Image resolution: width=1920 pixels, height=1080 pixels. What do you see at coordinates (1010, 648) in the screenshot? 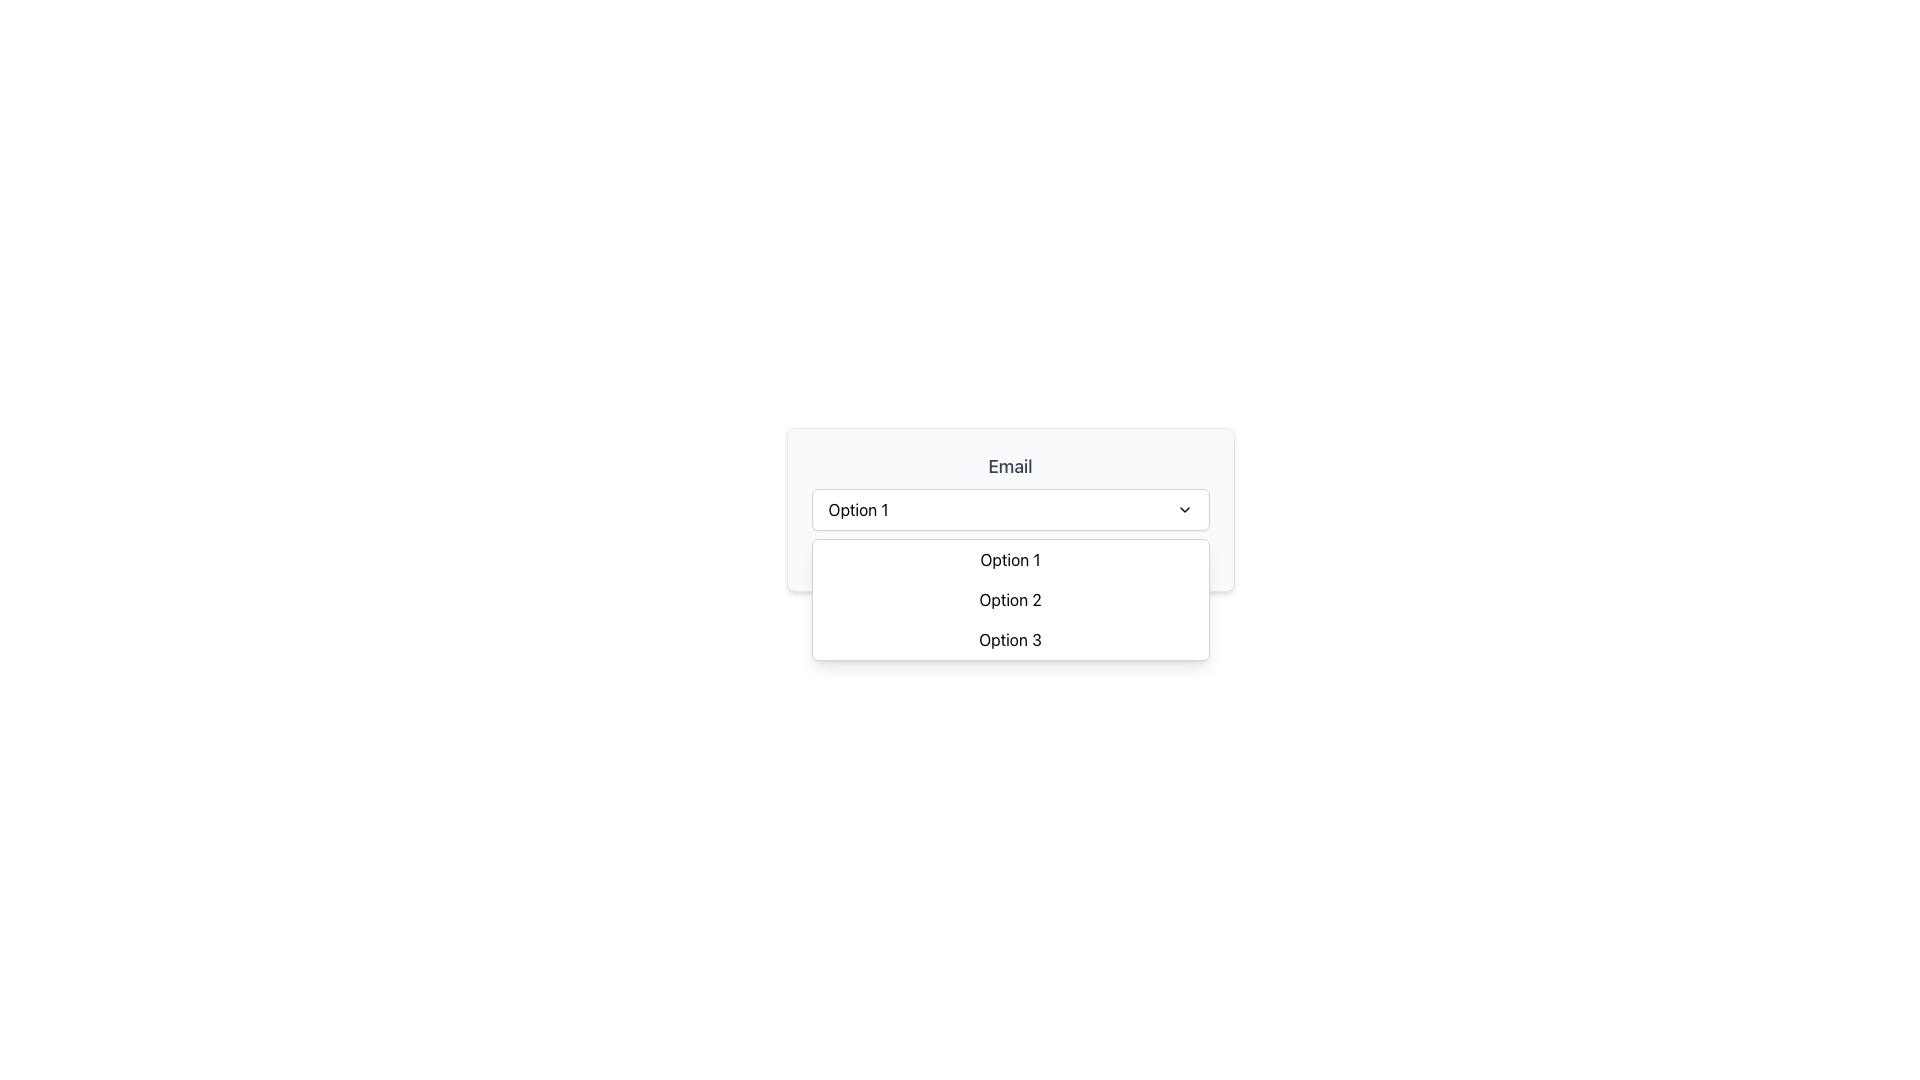
I see `the third item in the dropdown menu labeled 'Option 3'` at bounding box center [1010, 648].